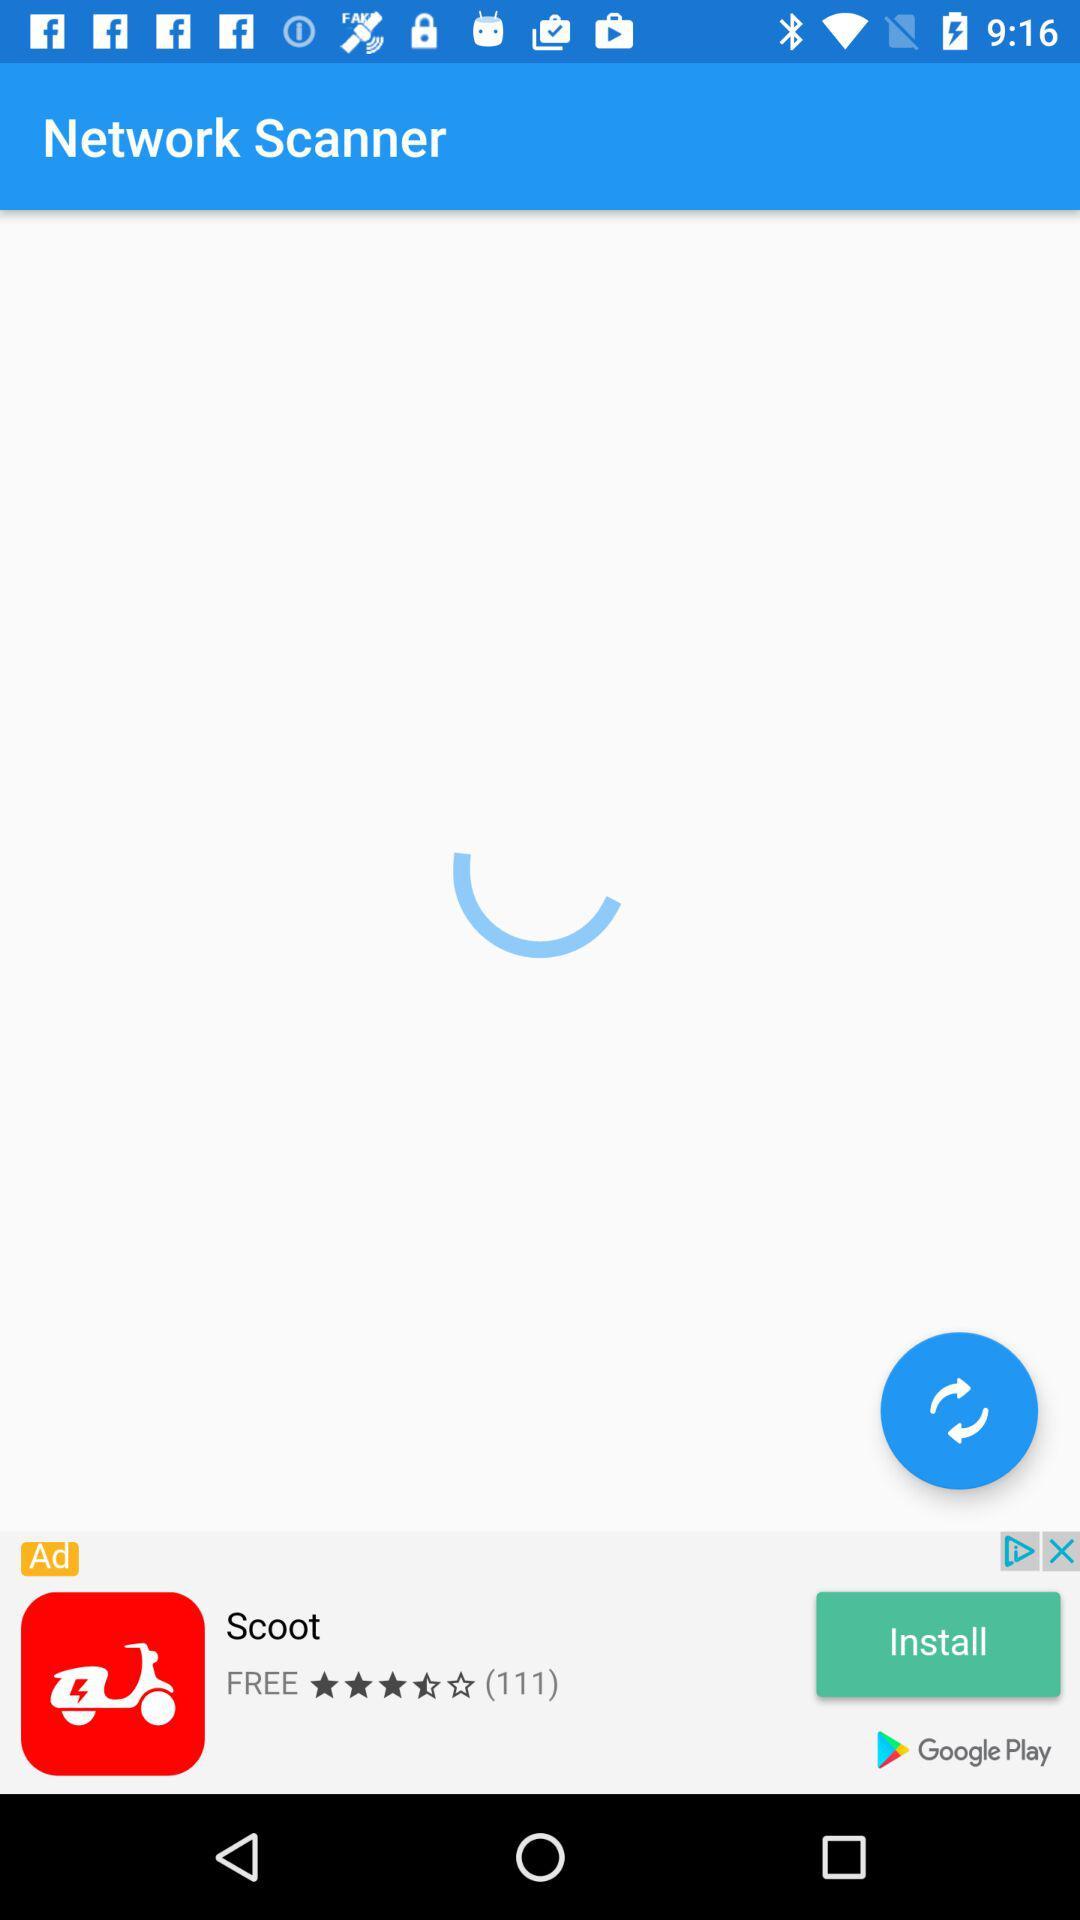  I want to click on the refresh icon, so click(958, 1409).